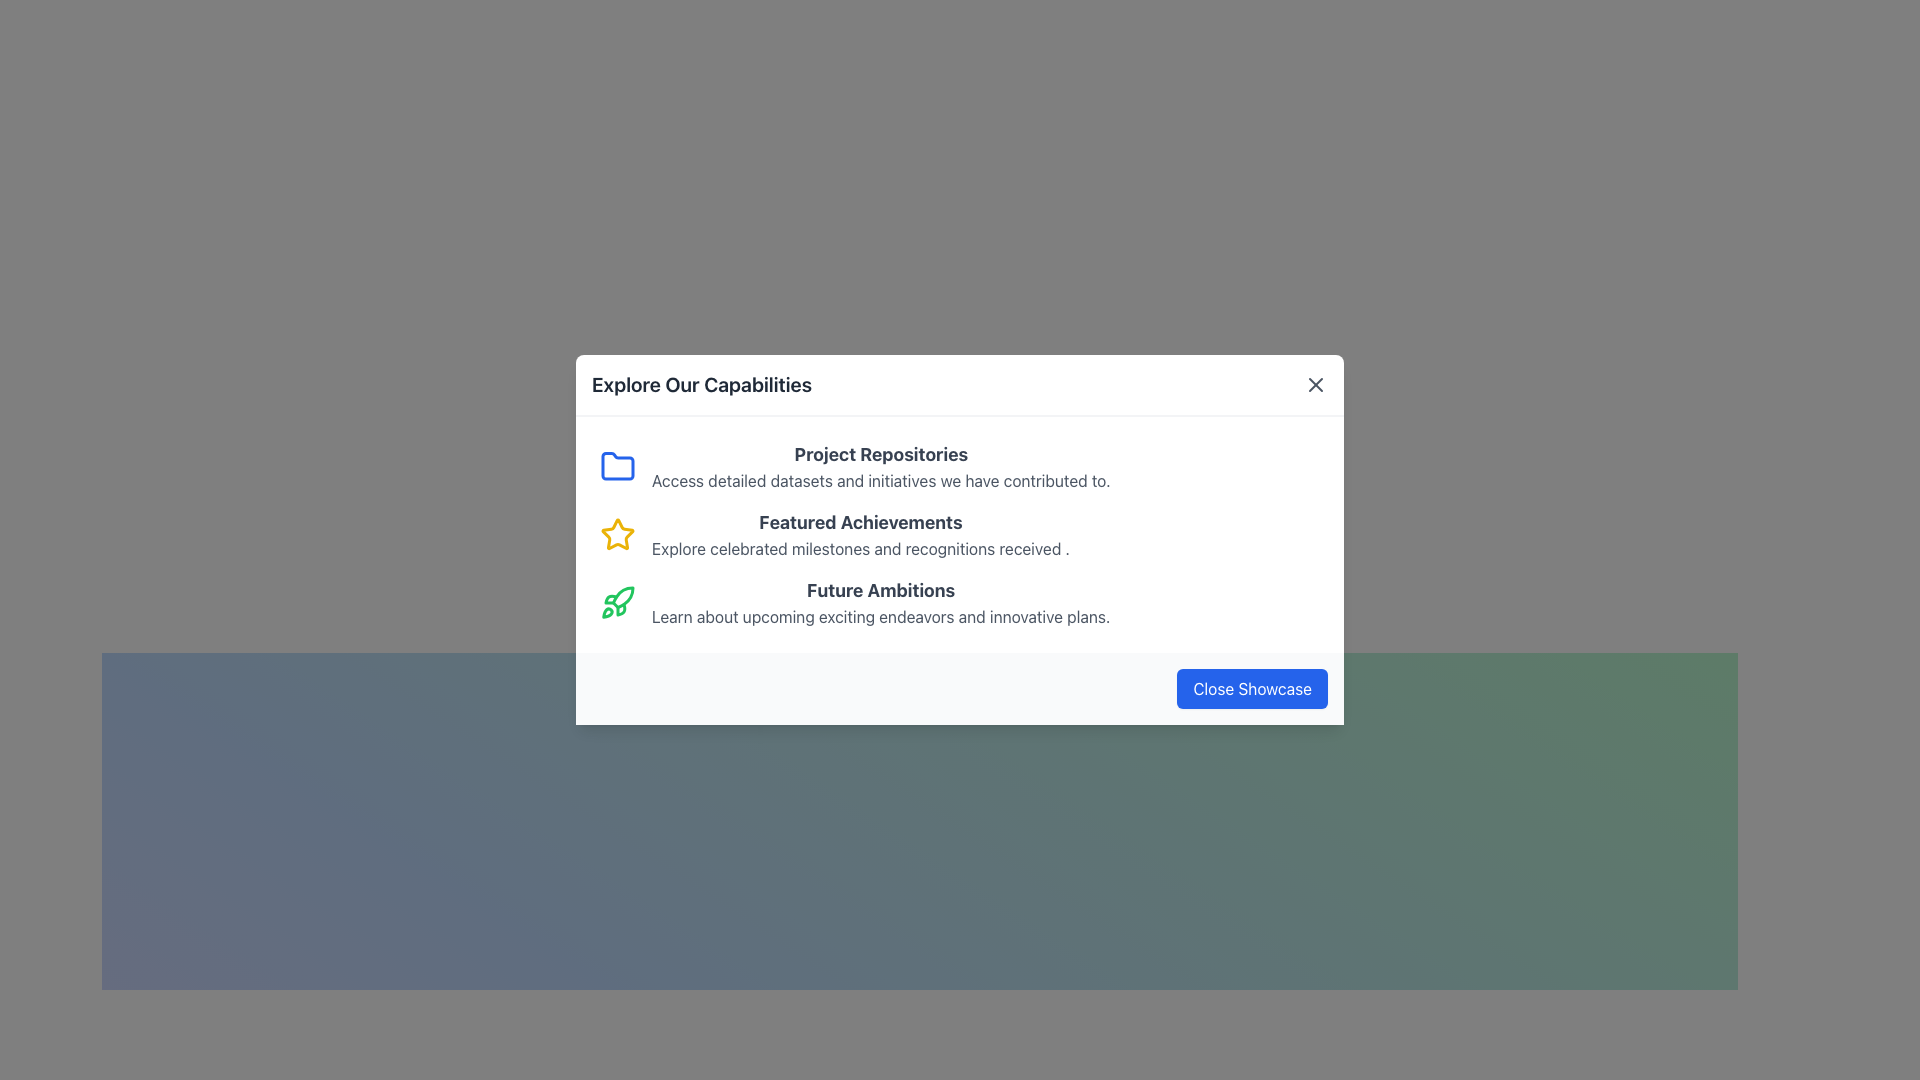  I want to click on the informational label located in the third row under the 'Explore Our Capabilities' section, to the right of the green leaf-like icon, for further details, so click(880, 601).